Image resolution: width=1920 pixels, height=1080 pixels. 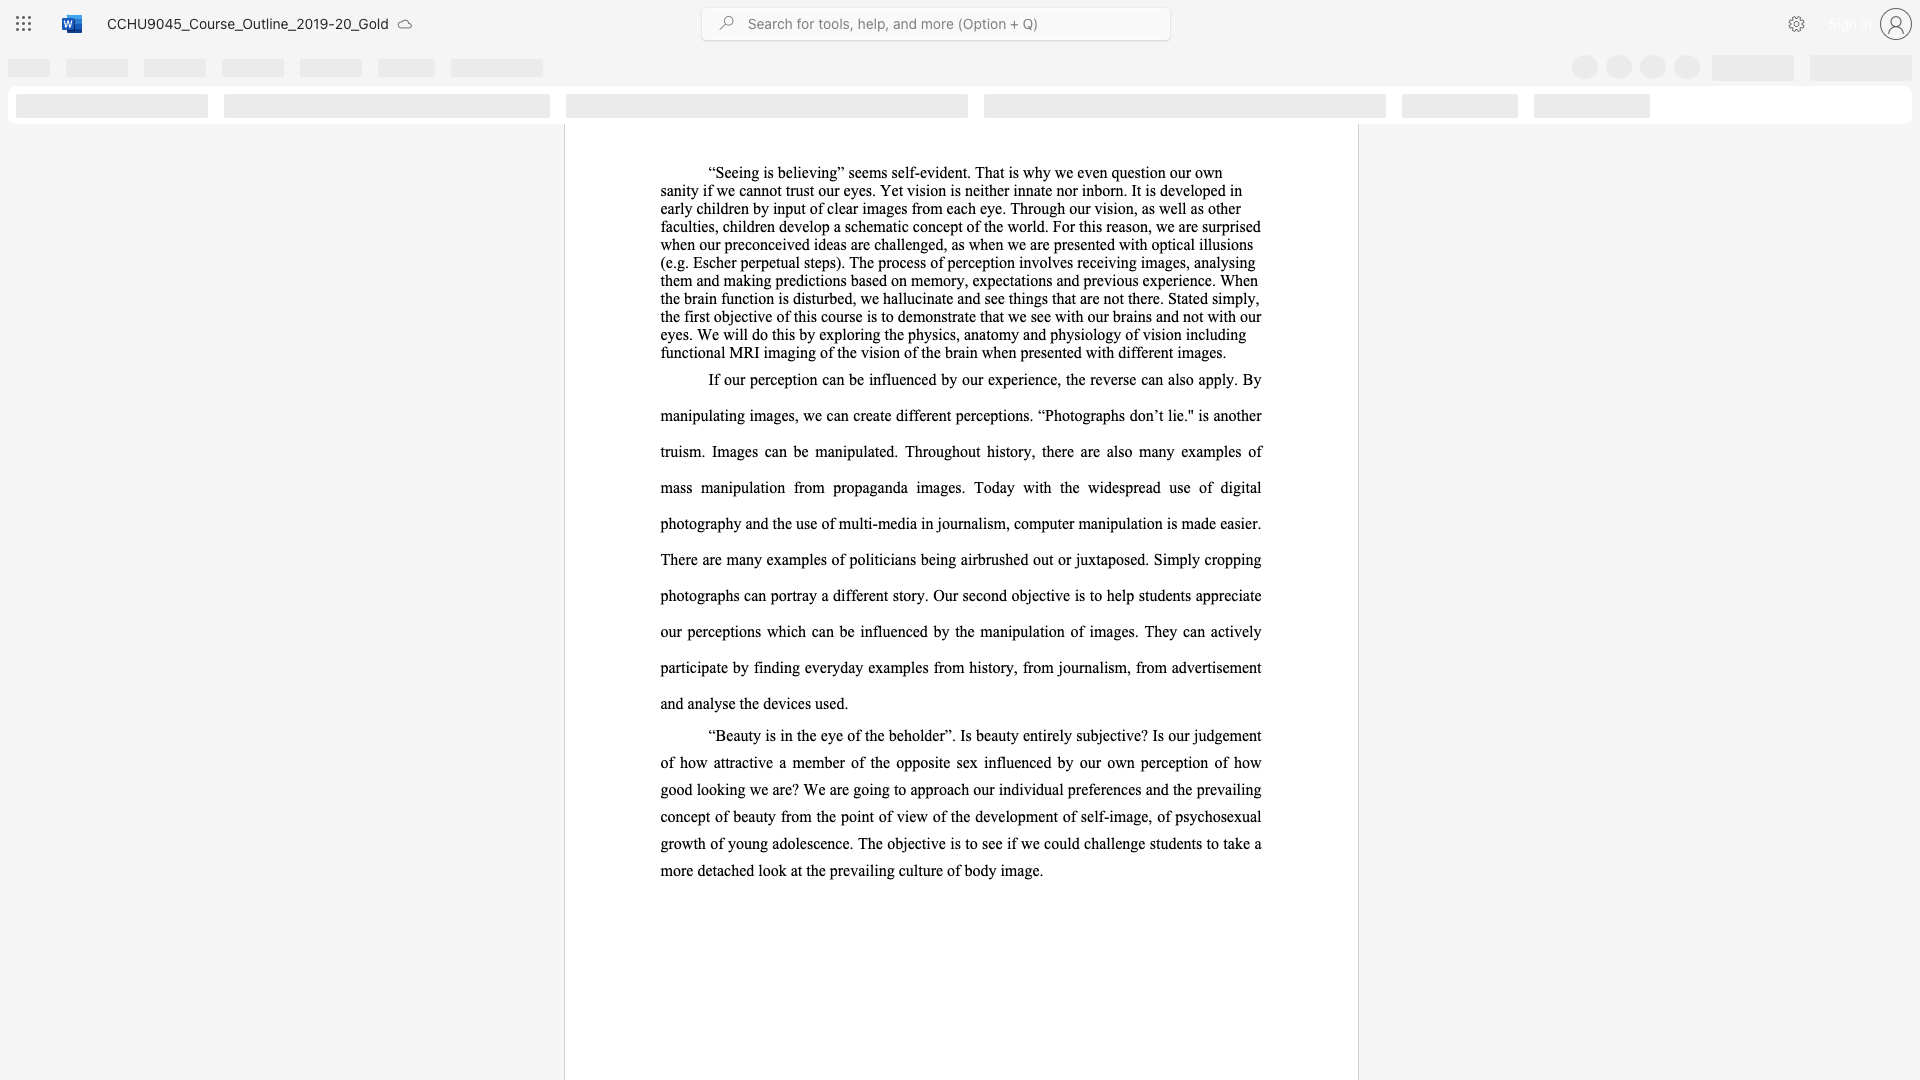 What do you see at coordinates (977, 225) in the screenshot?
I see `the 6th character "f" in the text` at bounding box center [977, 225].